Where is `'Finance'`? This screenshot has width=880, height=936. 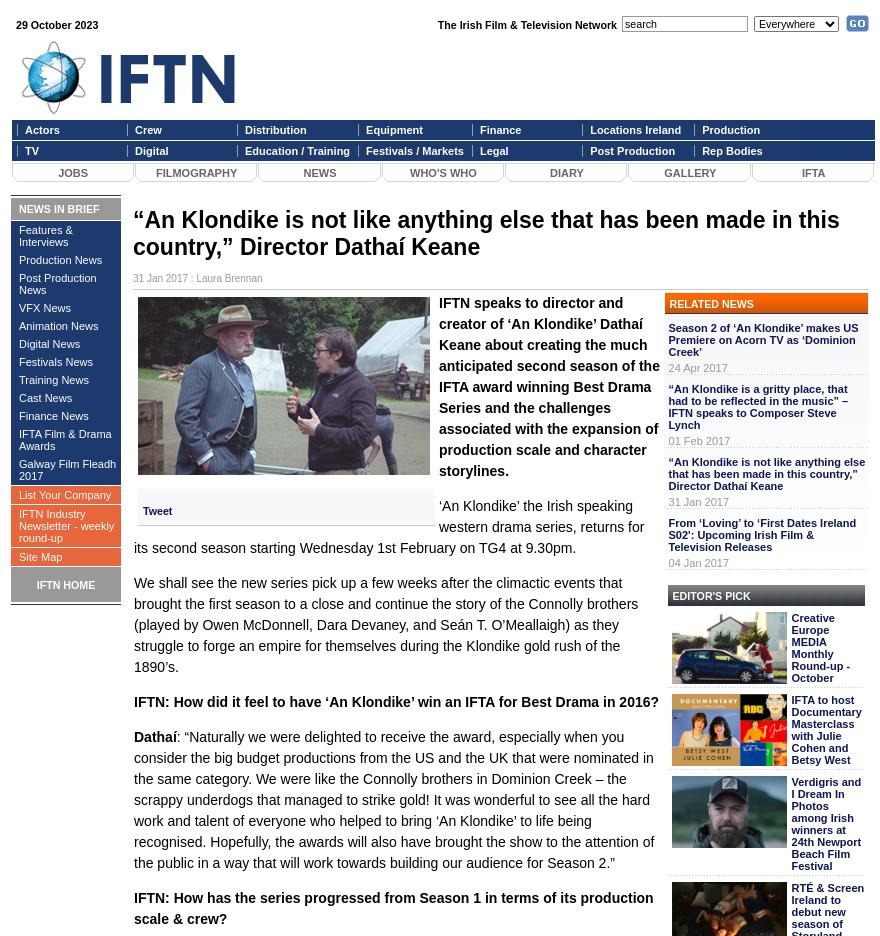 'Finance' is located at coordinates (500, 130).